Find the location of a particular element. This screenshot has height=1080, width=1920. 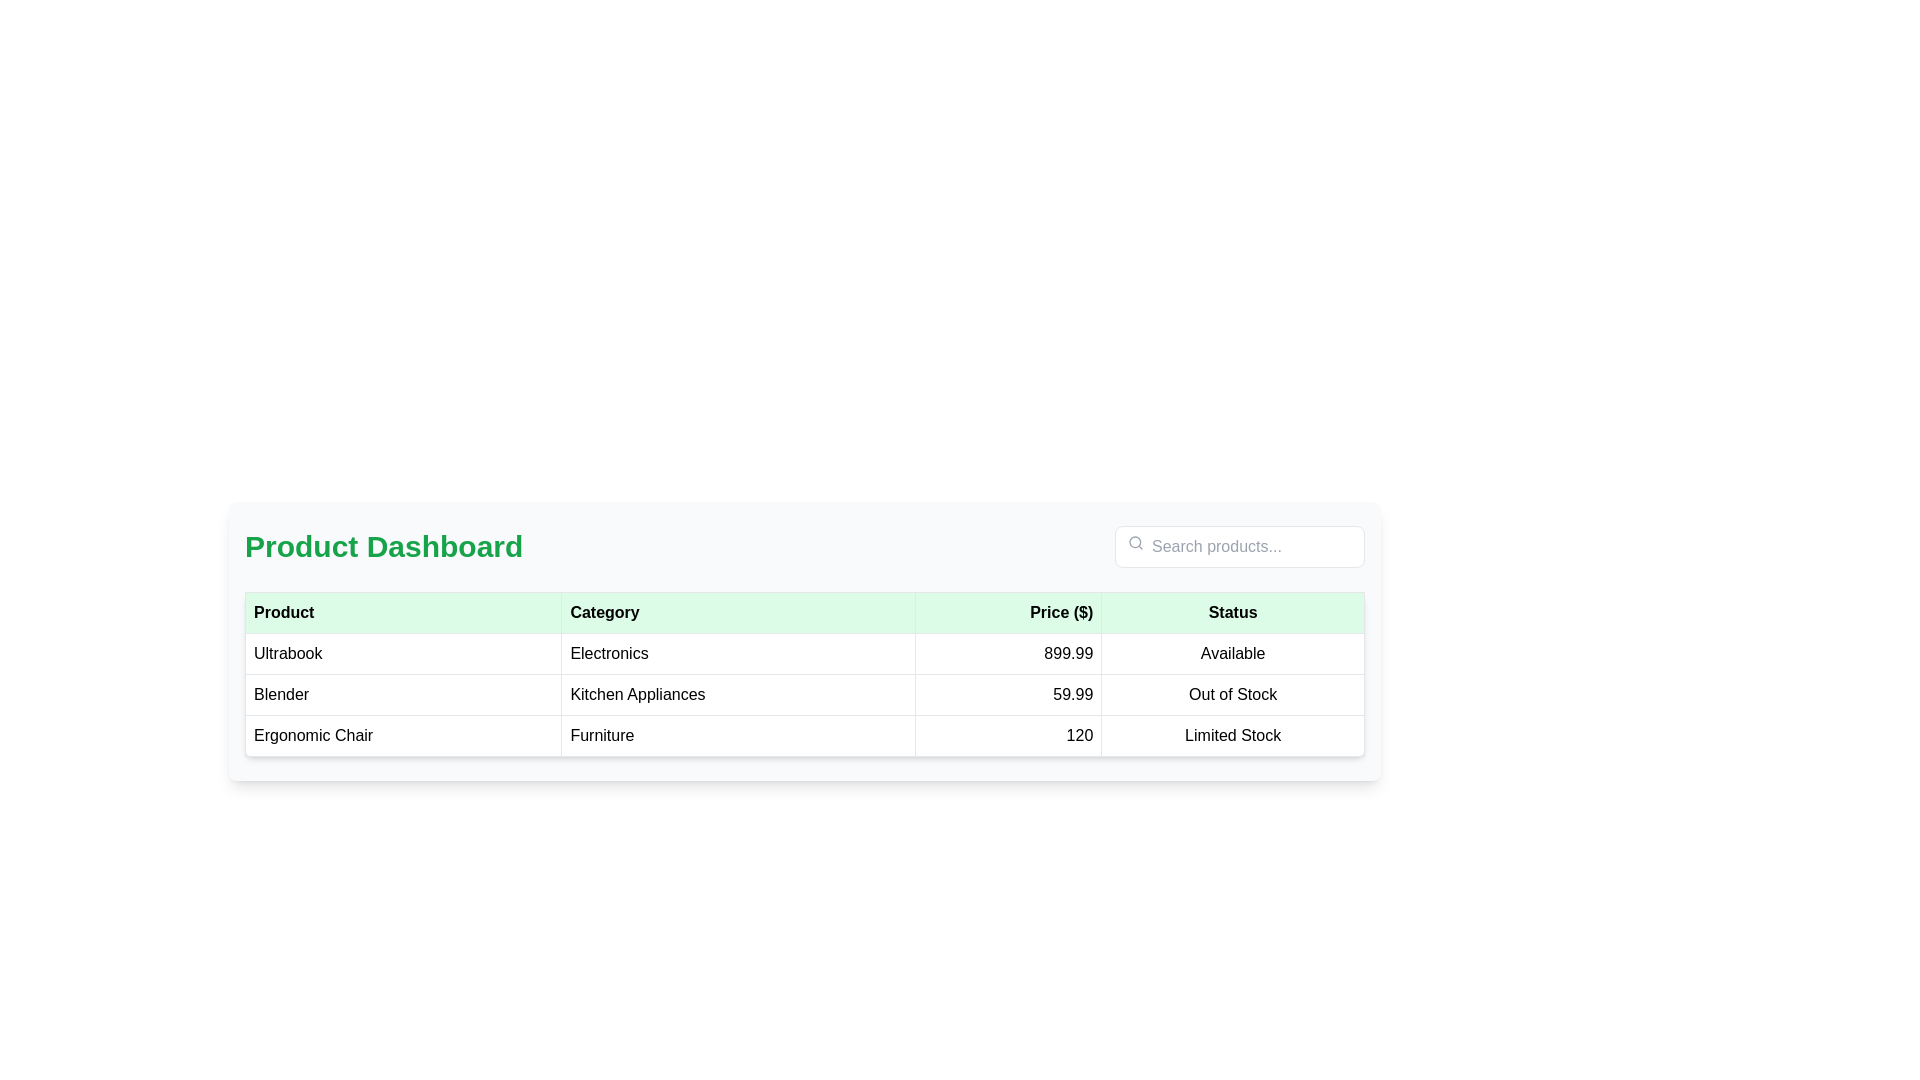

the static text label displaying 'Product Dashboard' which is styled in green, large, and bold at the top-left corner of the interface is located at coordinates (384, 547).